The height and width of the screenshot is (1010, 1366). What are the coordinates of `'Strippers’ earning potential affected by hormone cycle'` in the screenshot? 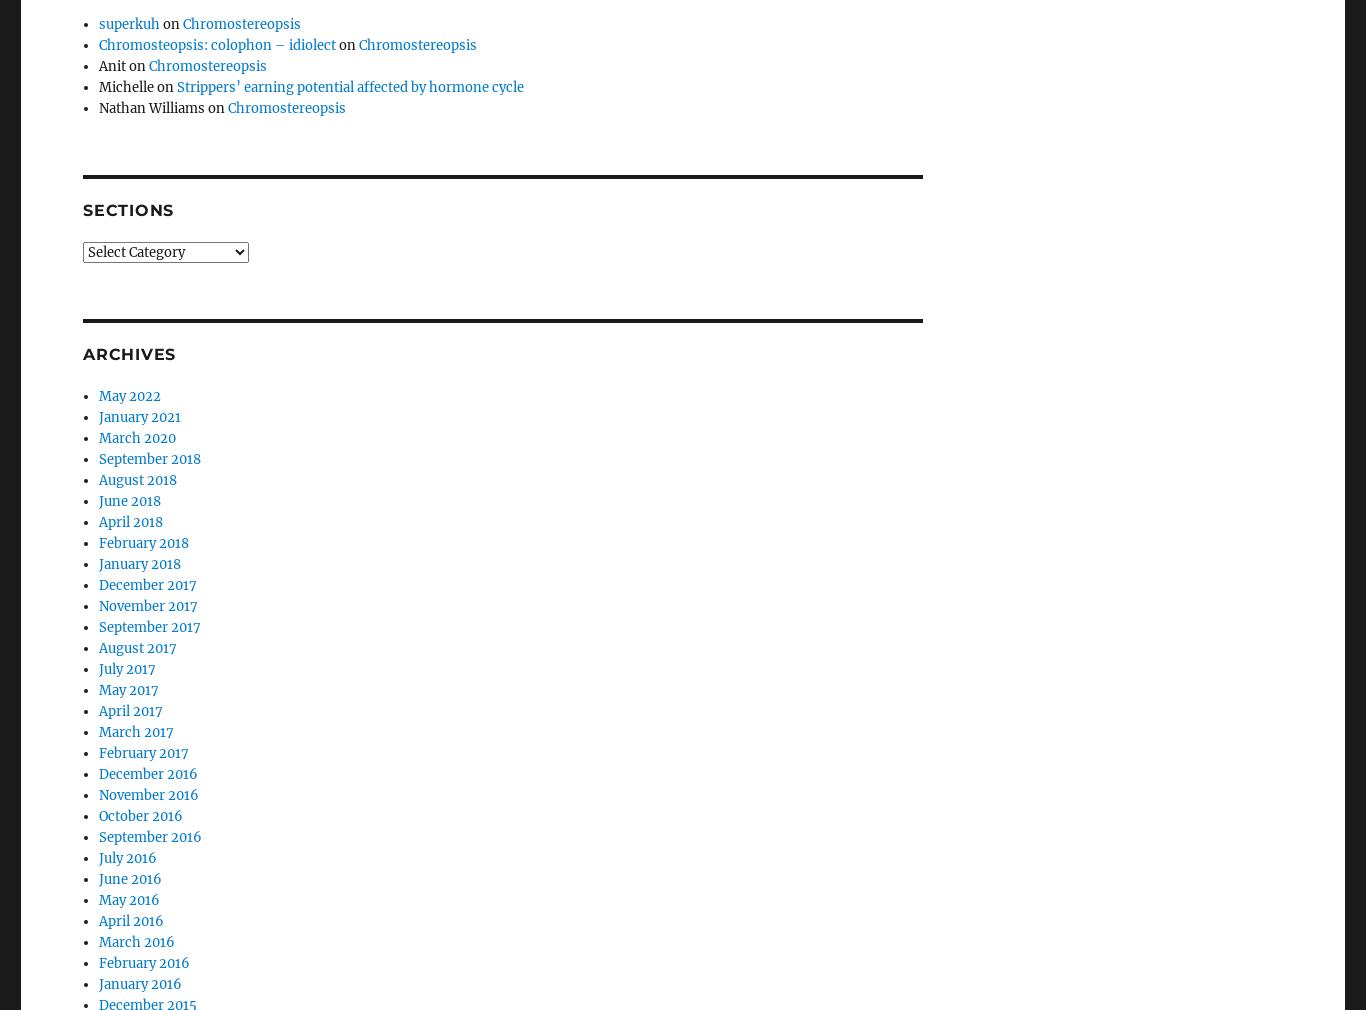 It's located at (349, 31).